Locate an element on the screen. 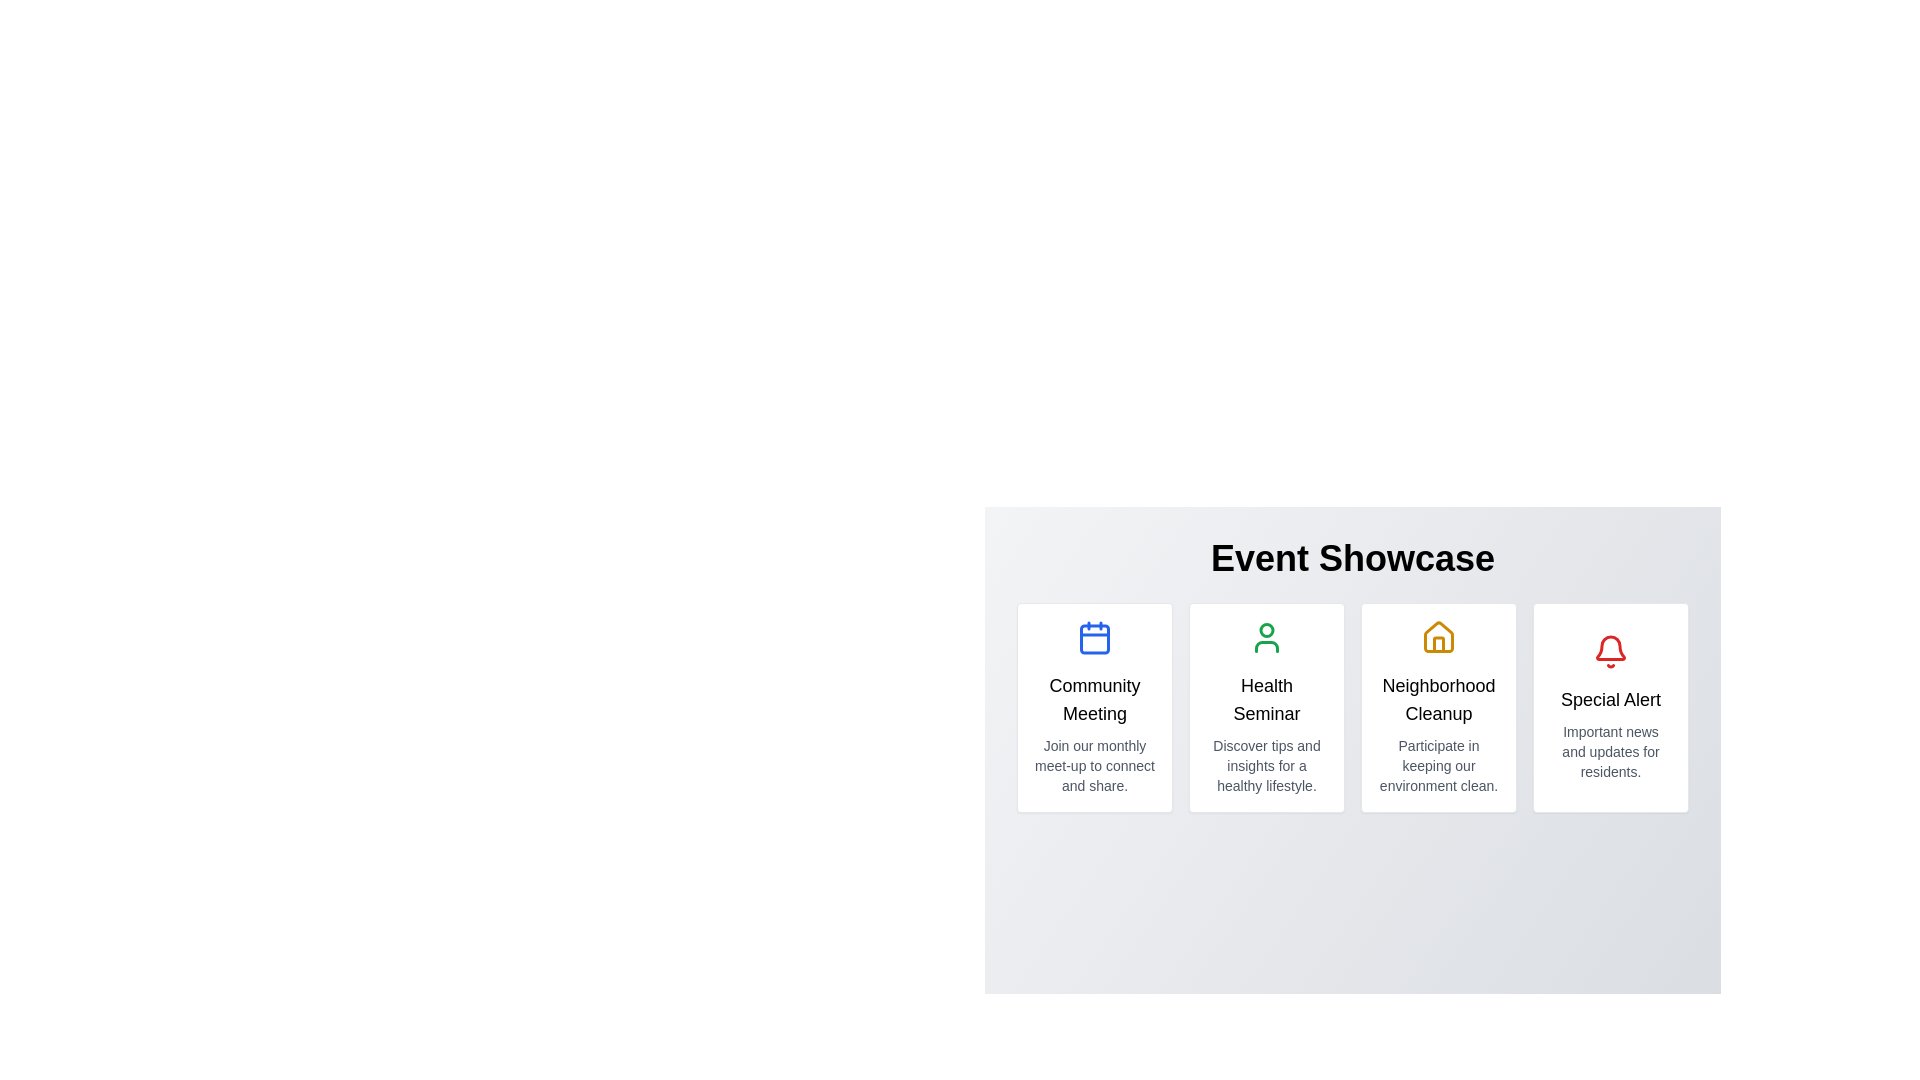  the user icon representing the 'Health Seminar' theme, located directly above the text 'Health Seminar' within the event card layout is located at coordinates (1266, 637).